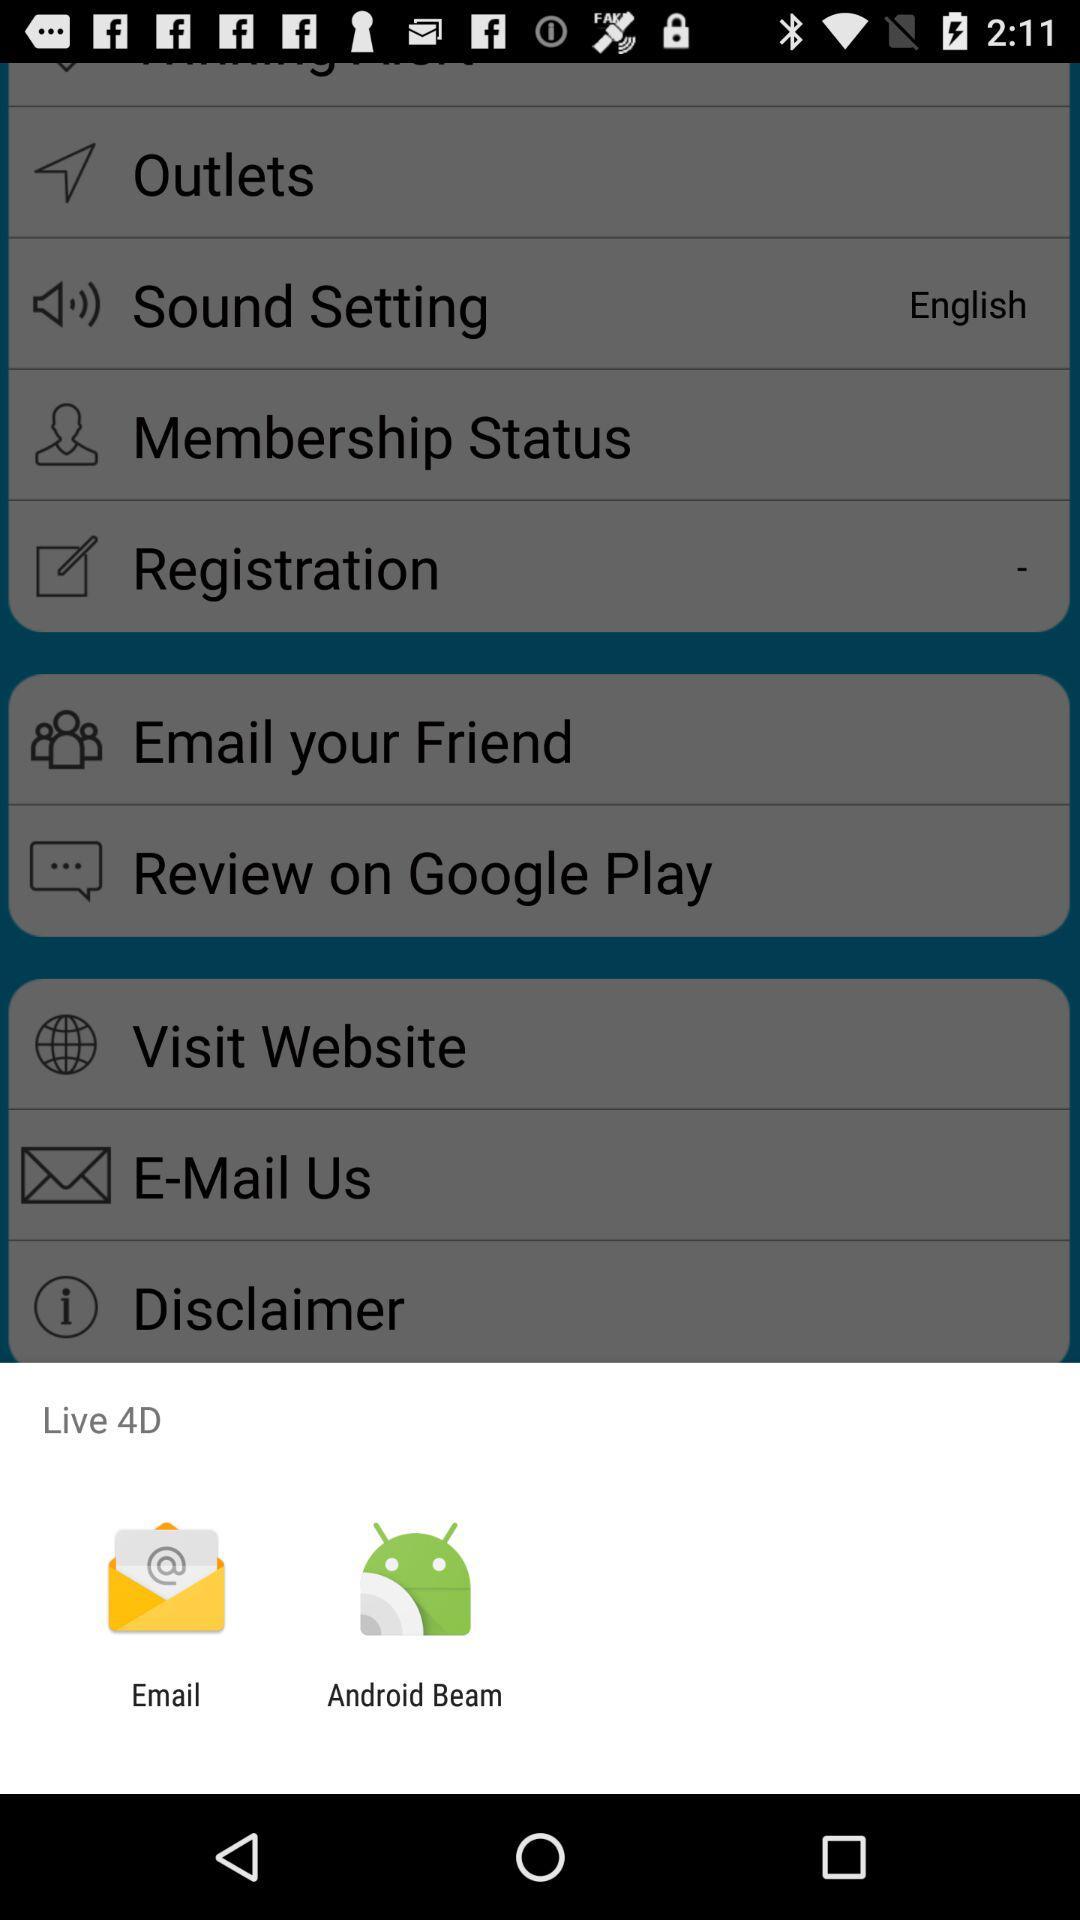 The width and height of the screenshot is (1080, 1920). Describe the element at coordinates (414, 1711) in the screenshot. I see `the item next to email` at that location.